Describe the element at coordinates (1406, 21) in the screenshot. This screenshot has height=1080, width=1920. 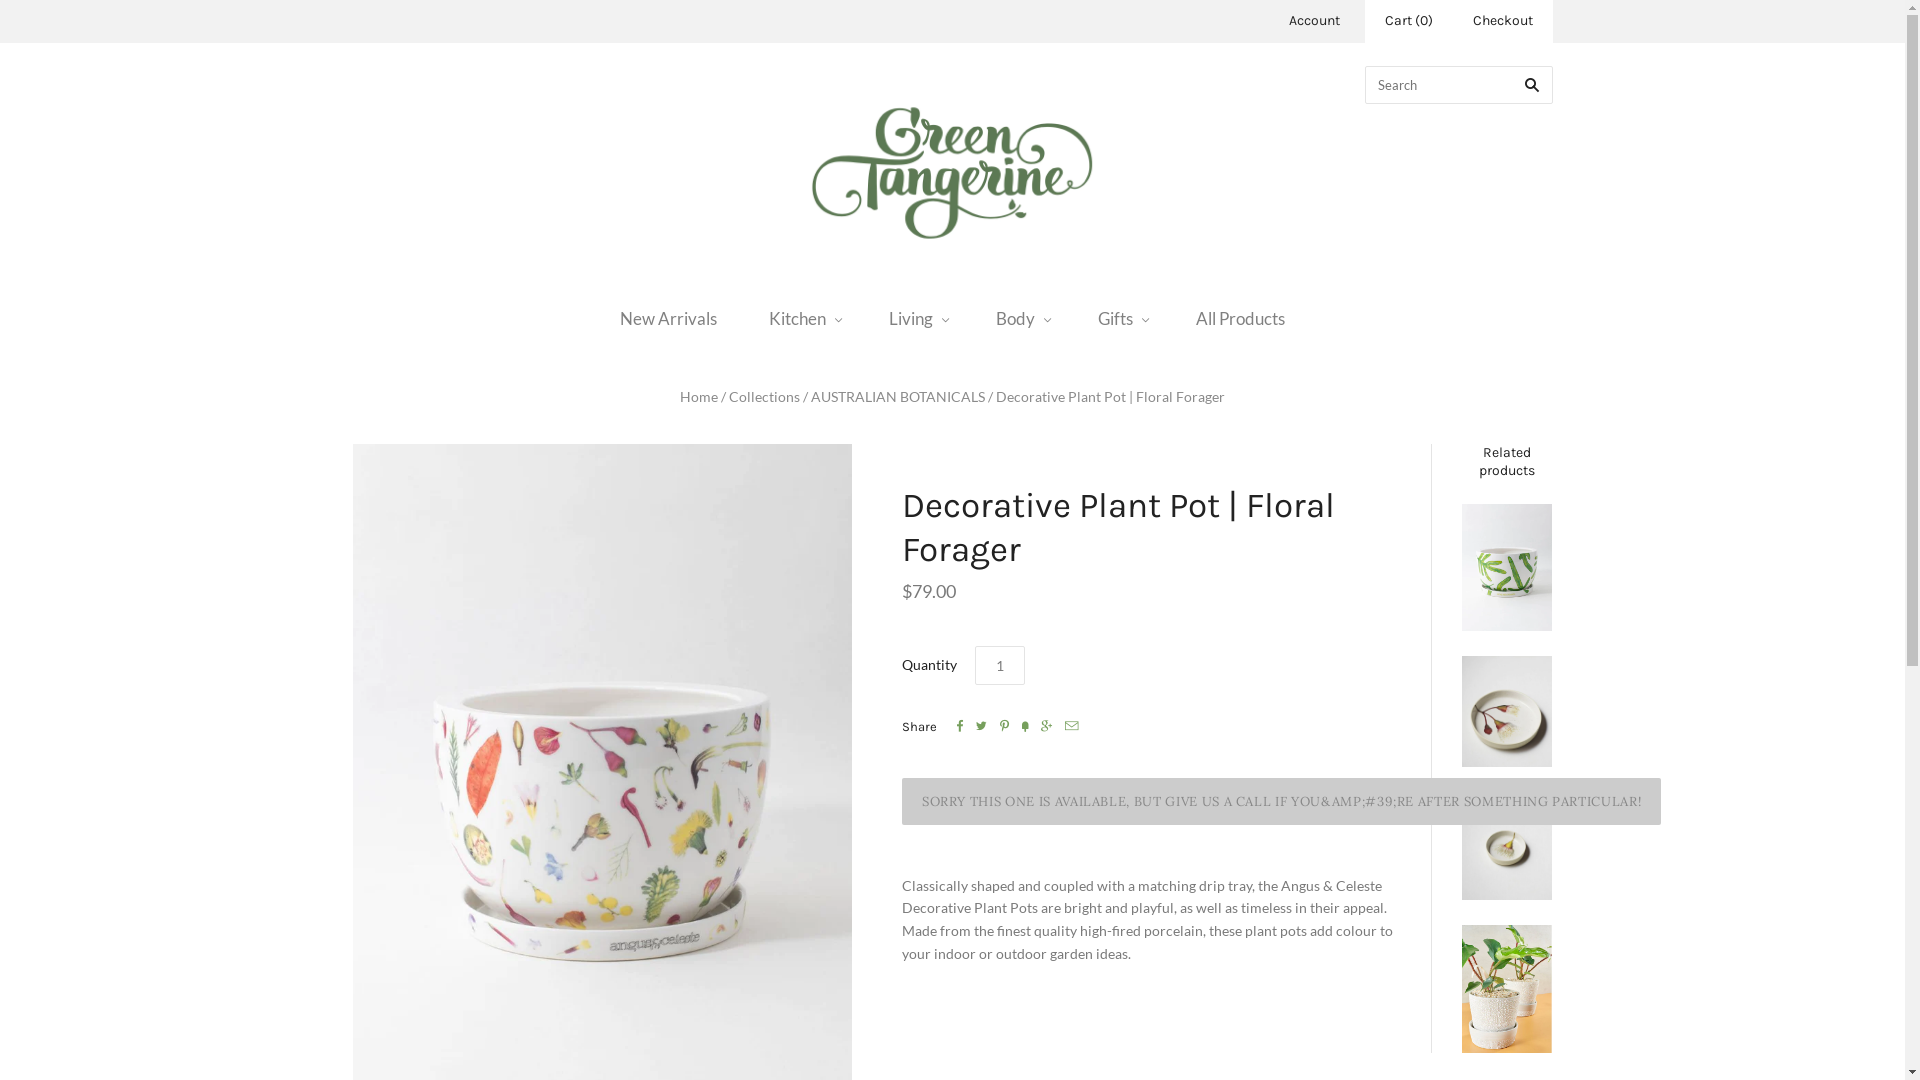
I see `'Cart (0)'` at that location.